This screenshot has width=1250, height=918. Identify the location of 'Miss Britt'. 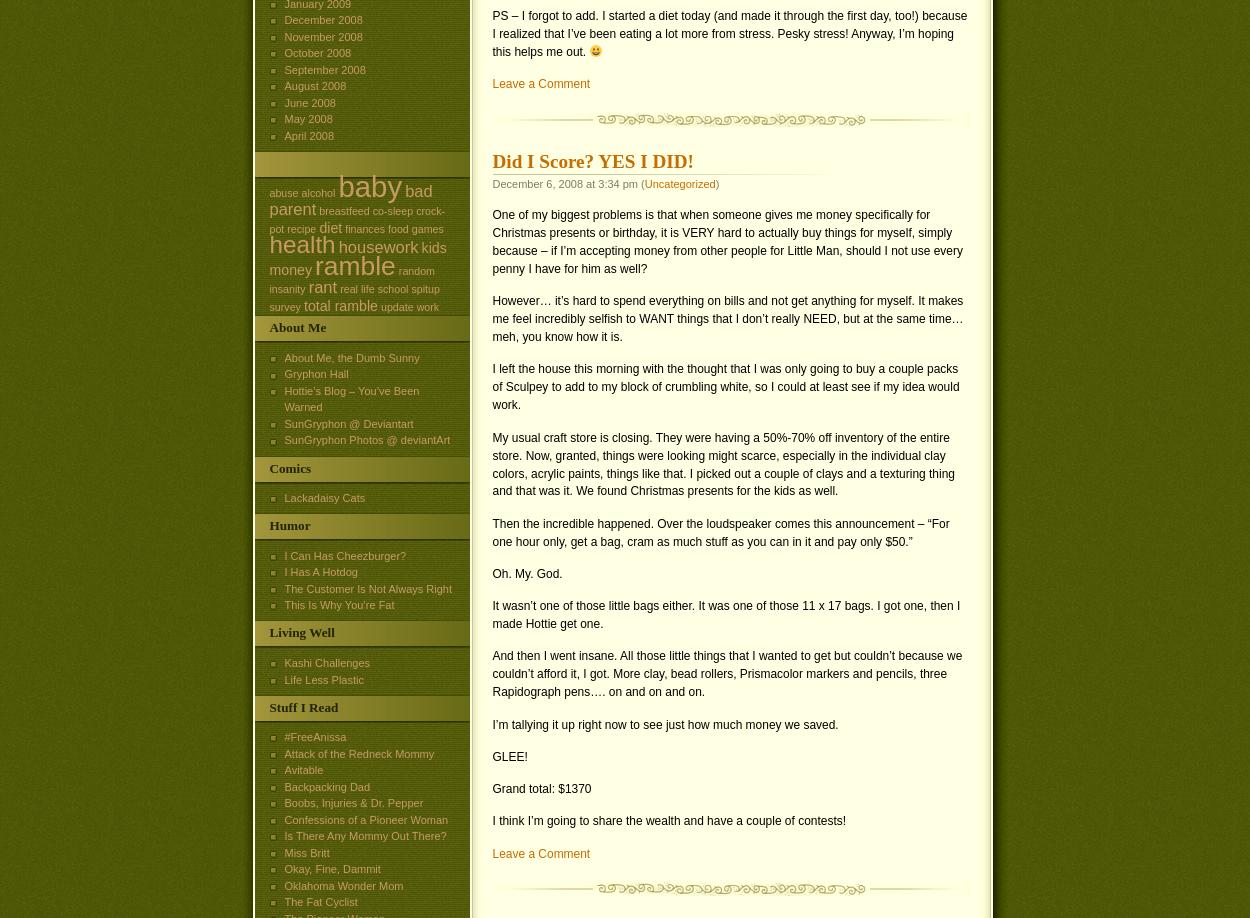
(306, 850).